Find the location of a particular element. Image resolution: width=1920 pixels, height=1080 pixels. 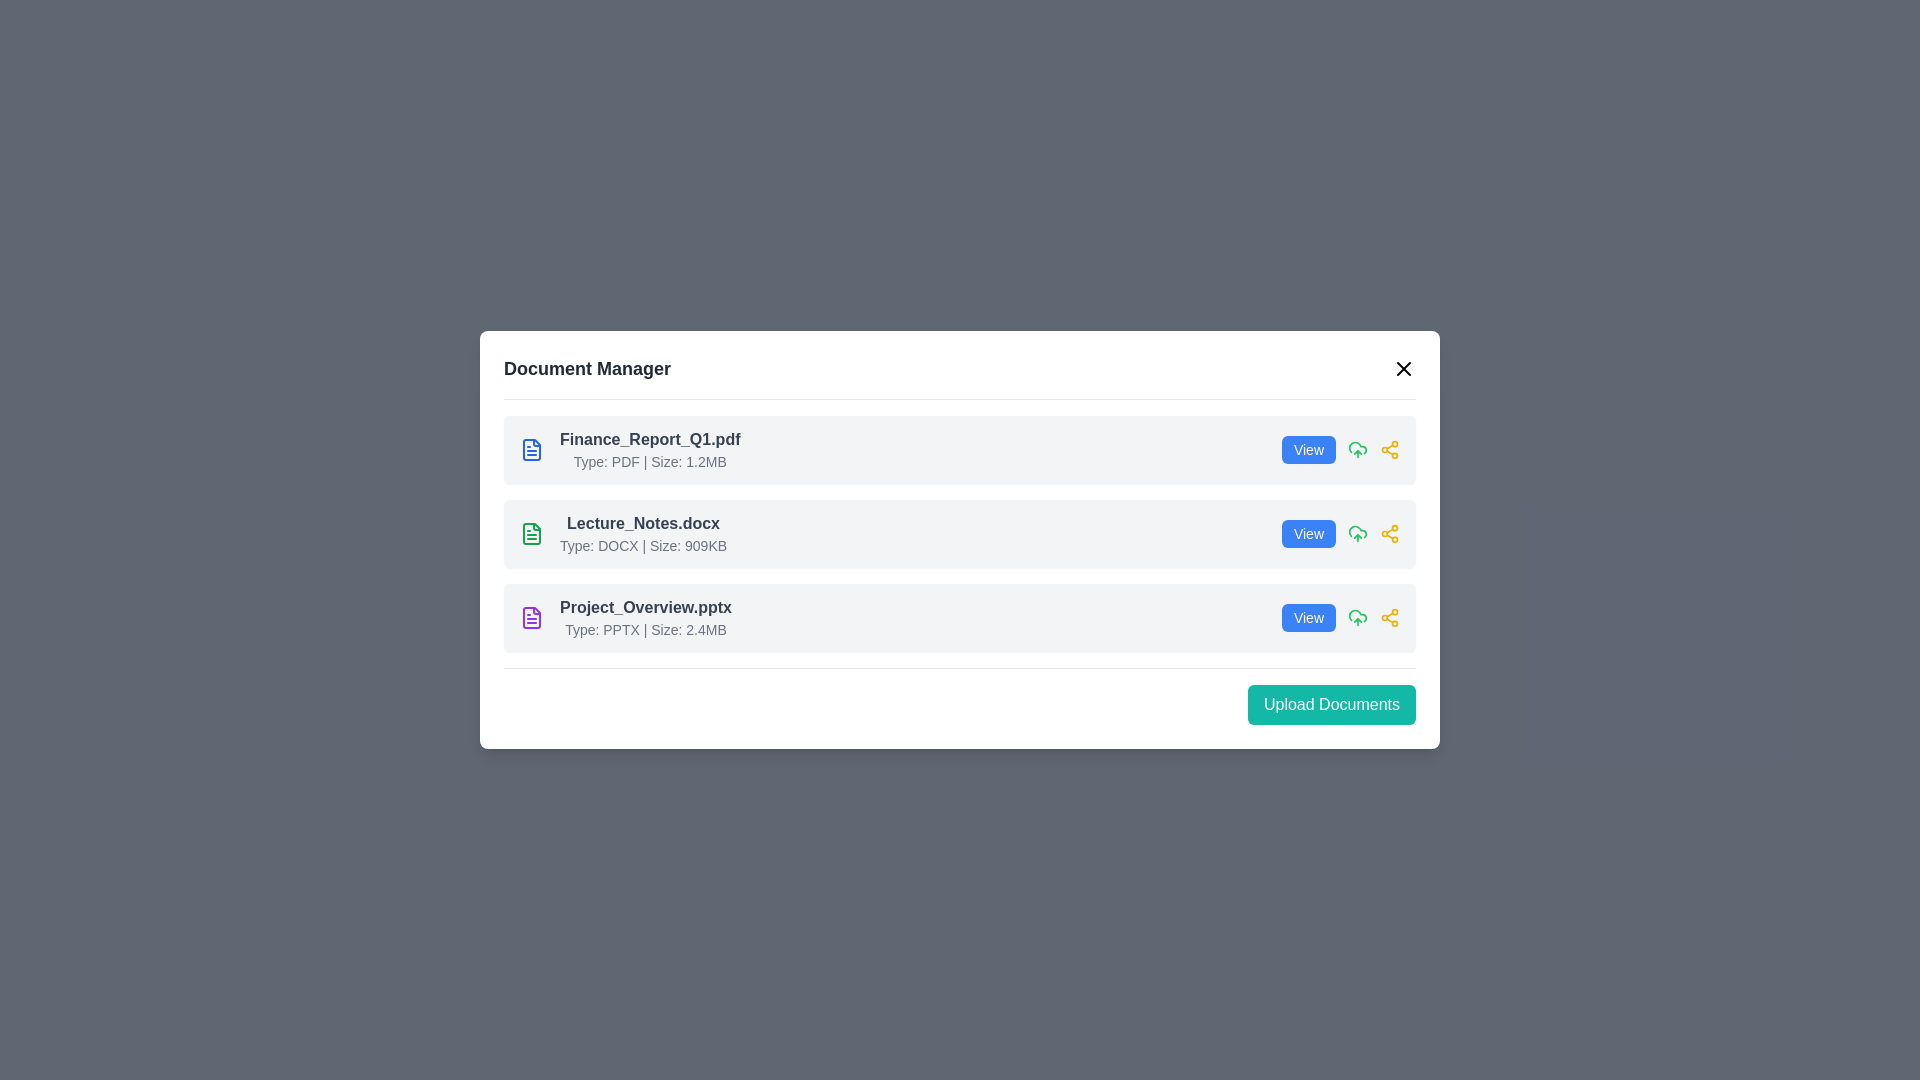

the button in the second row of the list interface is located at coordinates (1308, 532).